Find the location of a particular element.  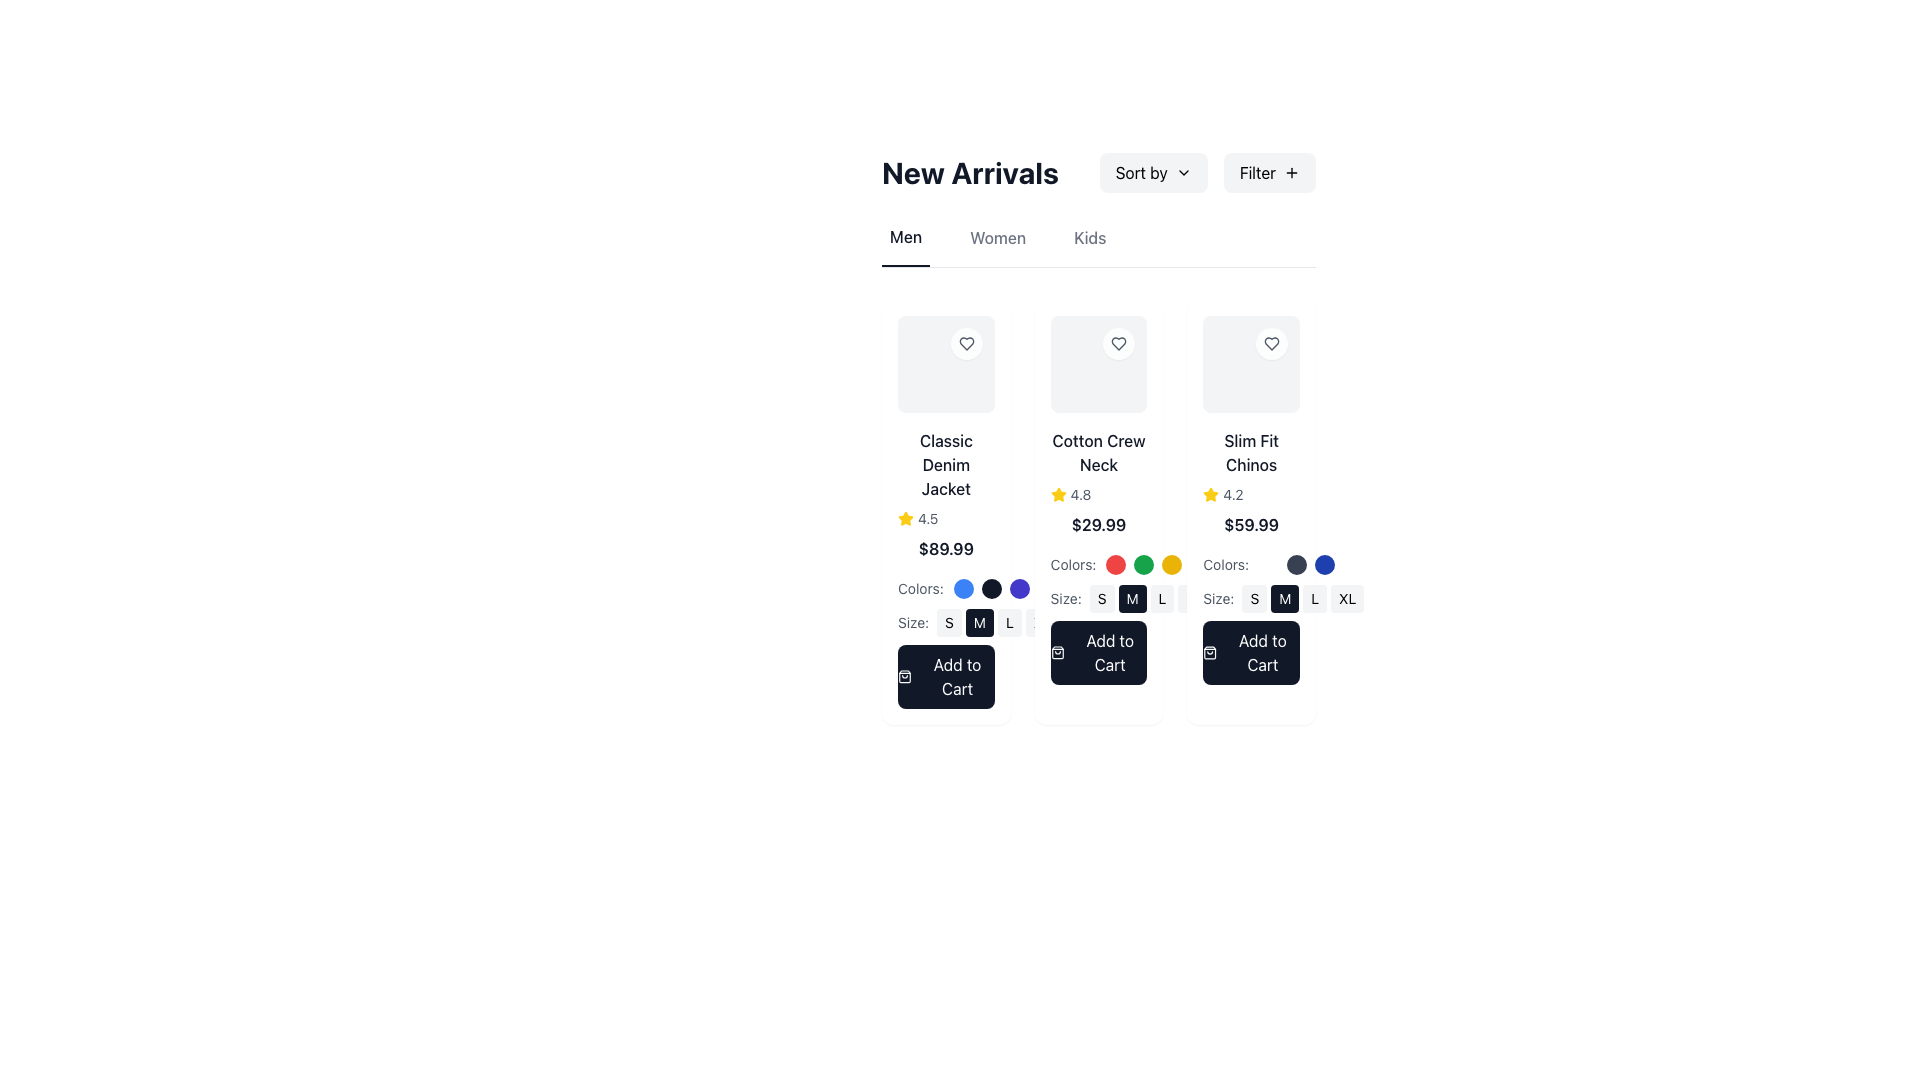

the static text displaying the rating '4.5' in gray color, which is located in the rating section of the 'Classic Denim Jacket' product card, to the right of the star icon is located at coordinates (927, 517).